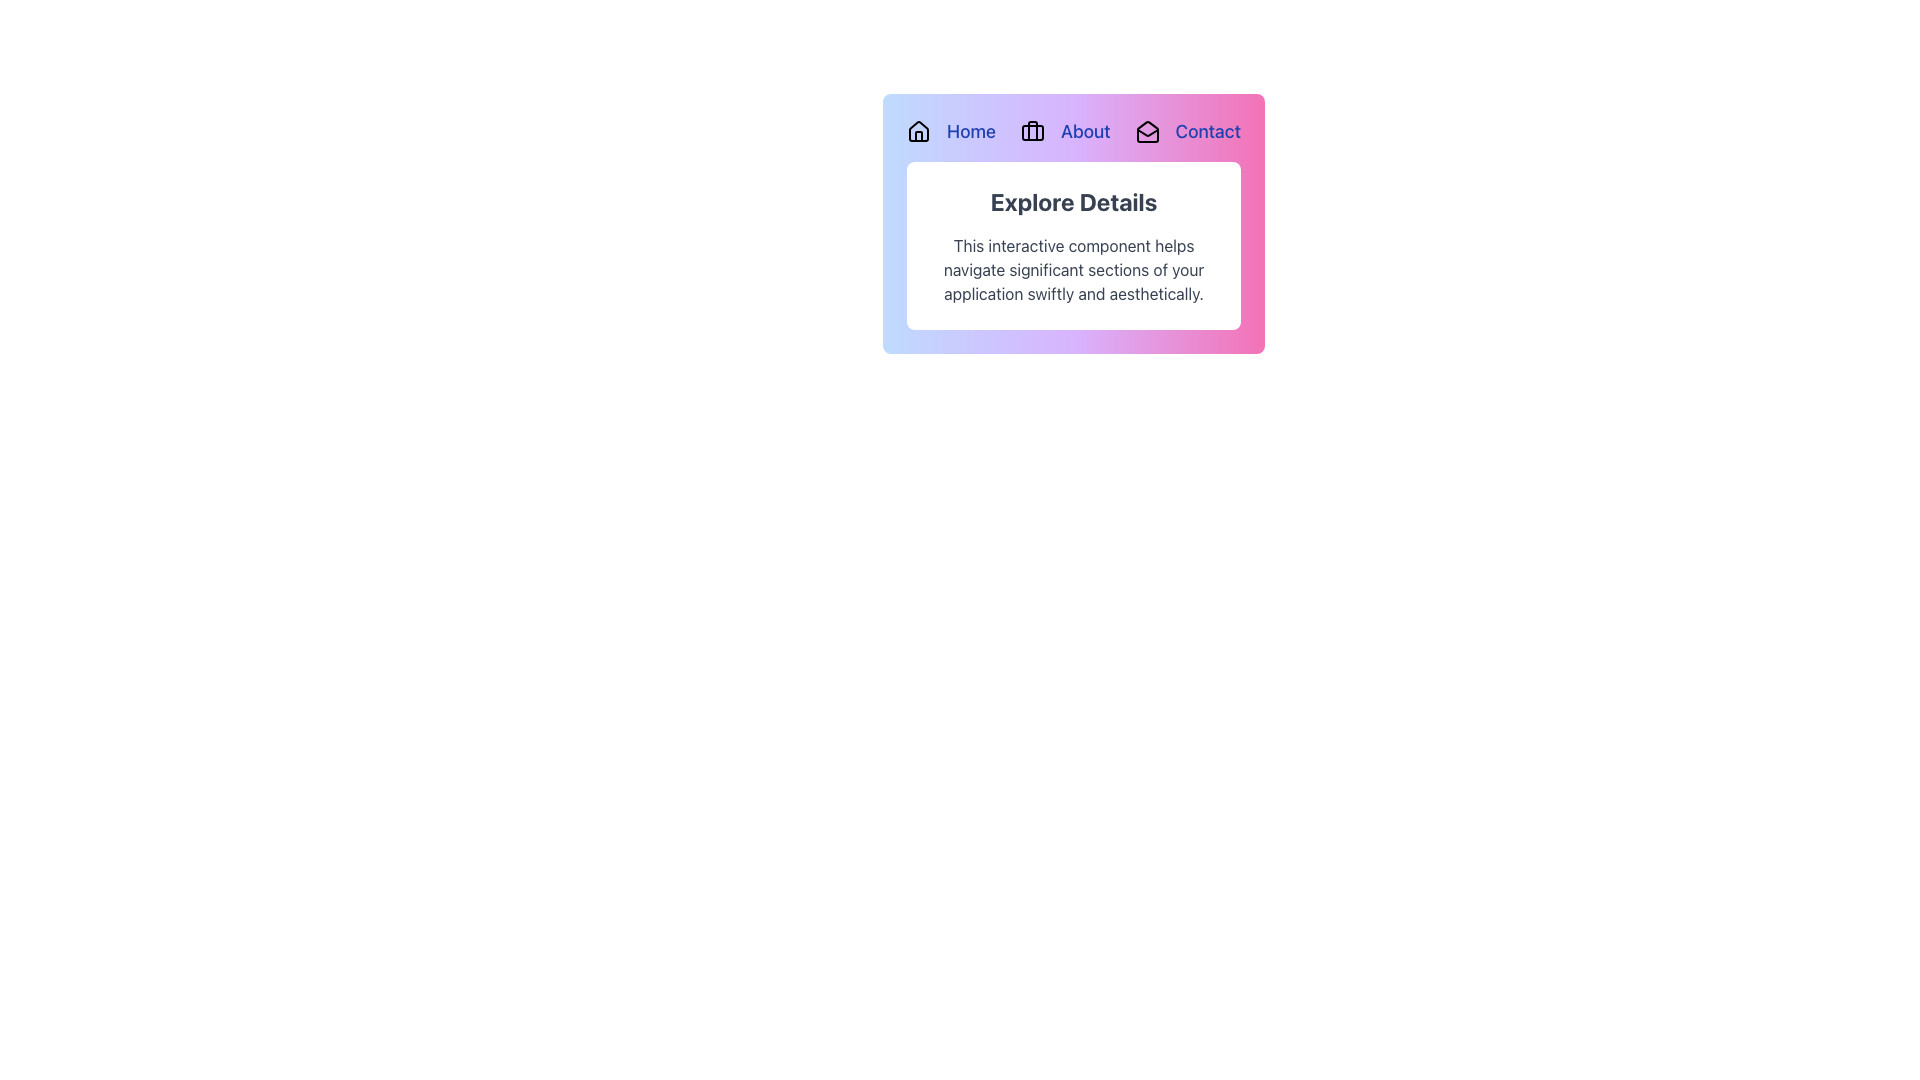 This screenshot has width=1920, height=1080. What do you see at coordinates (1084, 131) in the screenshot?
I see `the 'About' hyperlink, which is a blue, bold, and underlined text link located in the top-center header navigation row` at bounding box center [1084, 131].